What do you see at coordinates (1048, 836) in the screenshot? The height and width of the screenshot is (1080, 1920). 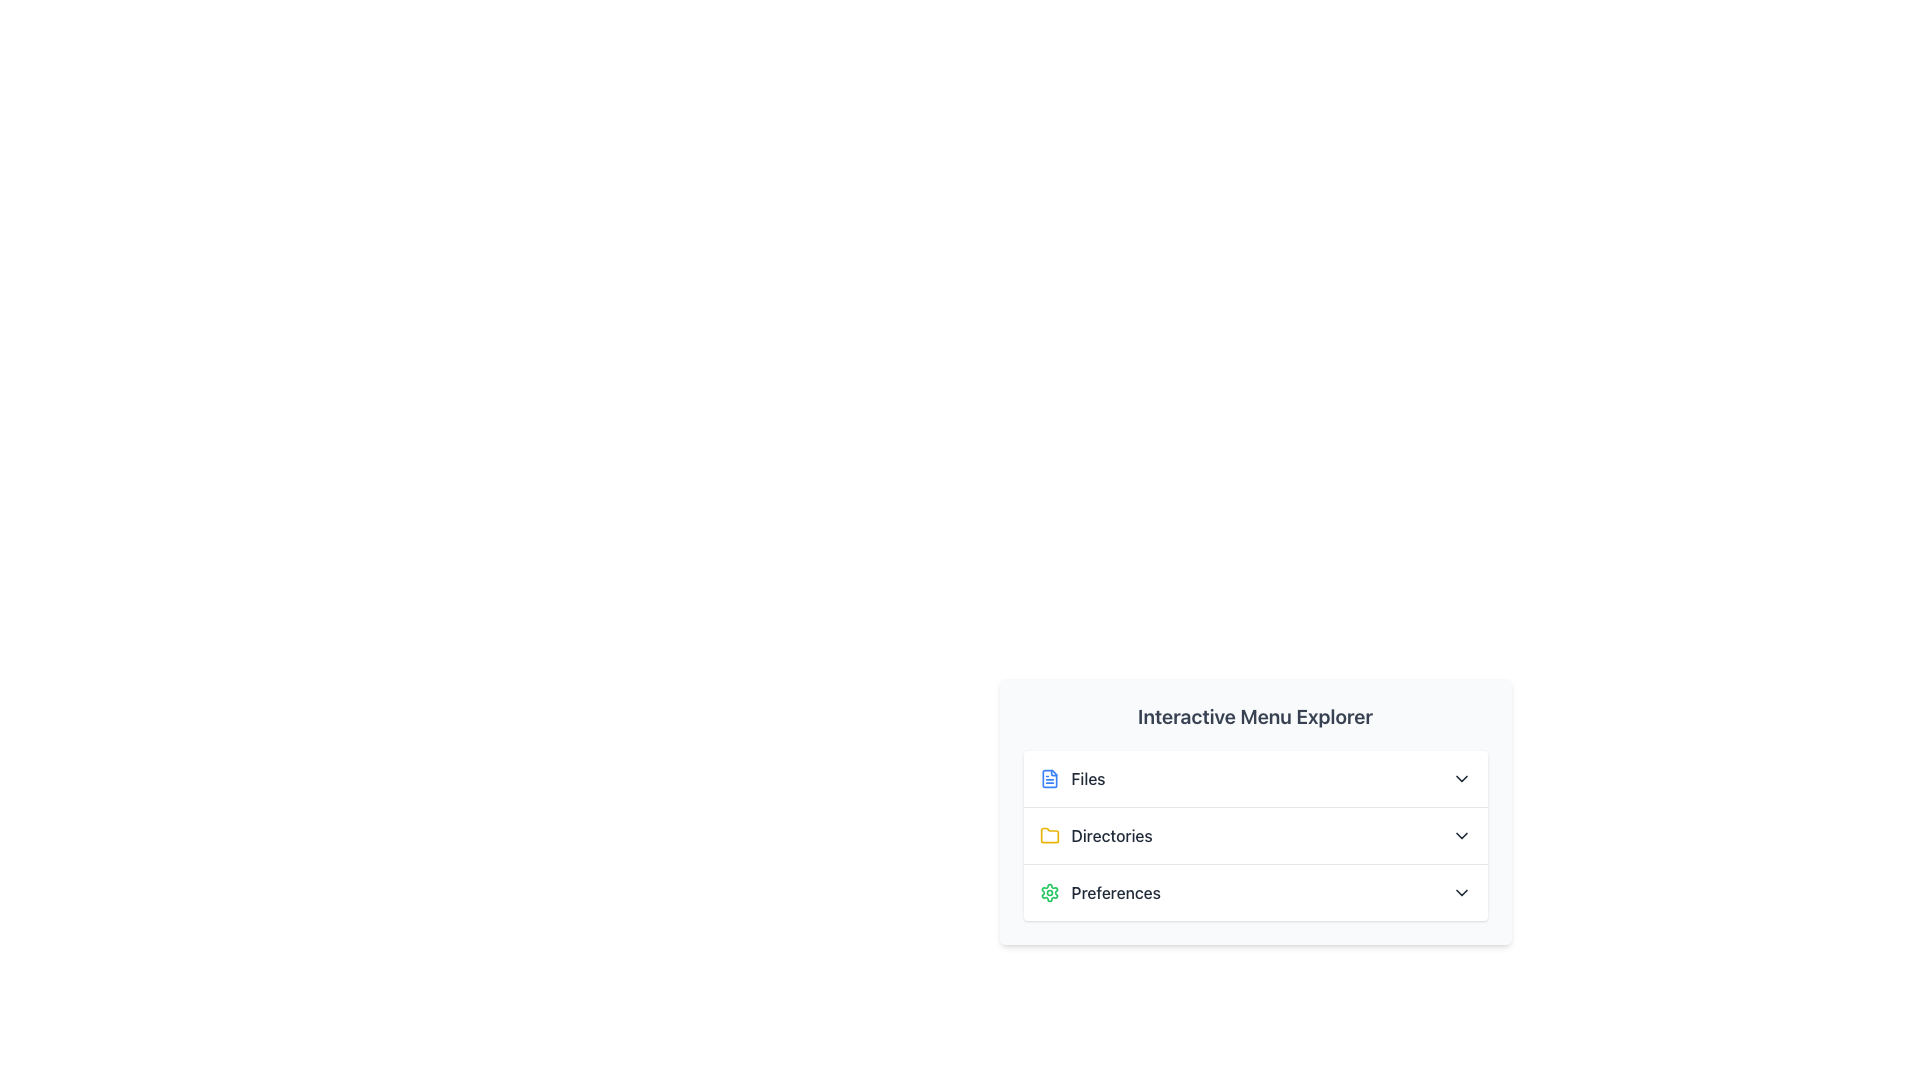 I see `the small yellow folder icon located to the left of the 'Directories' label in the bottom-right menu interface` at bounding box center [1048, 836].